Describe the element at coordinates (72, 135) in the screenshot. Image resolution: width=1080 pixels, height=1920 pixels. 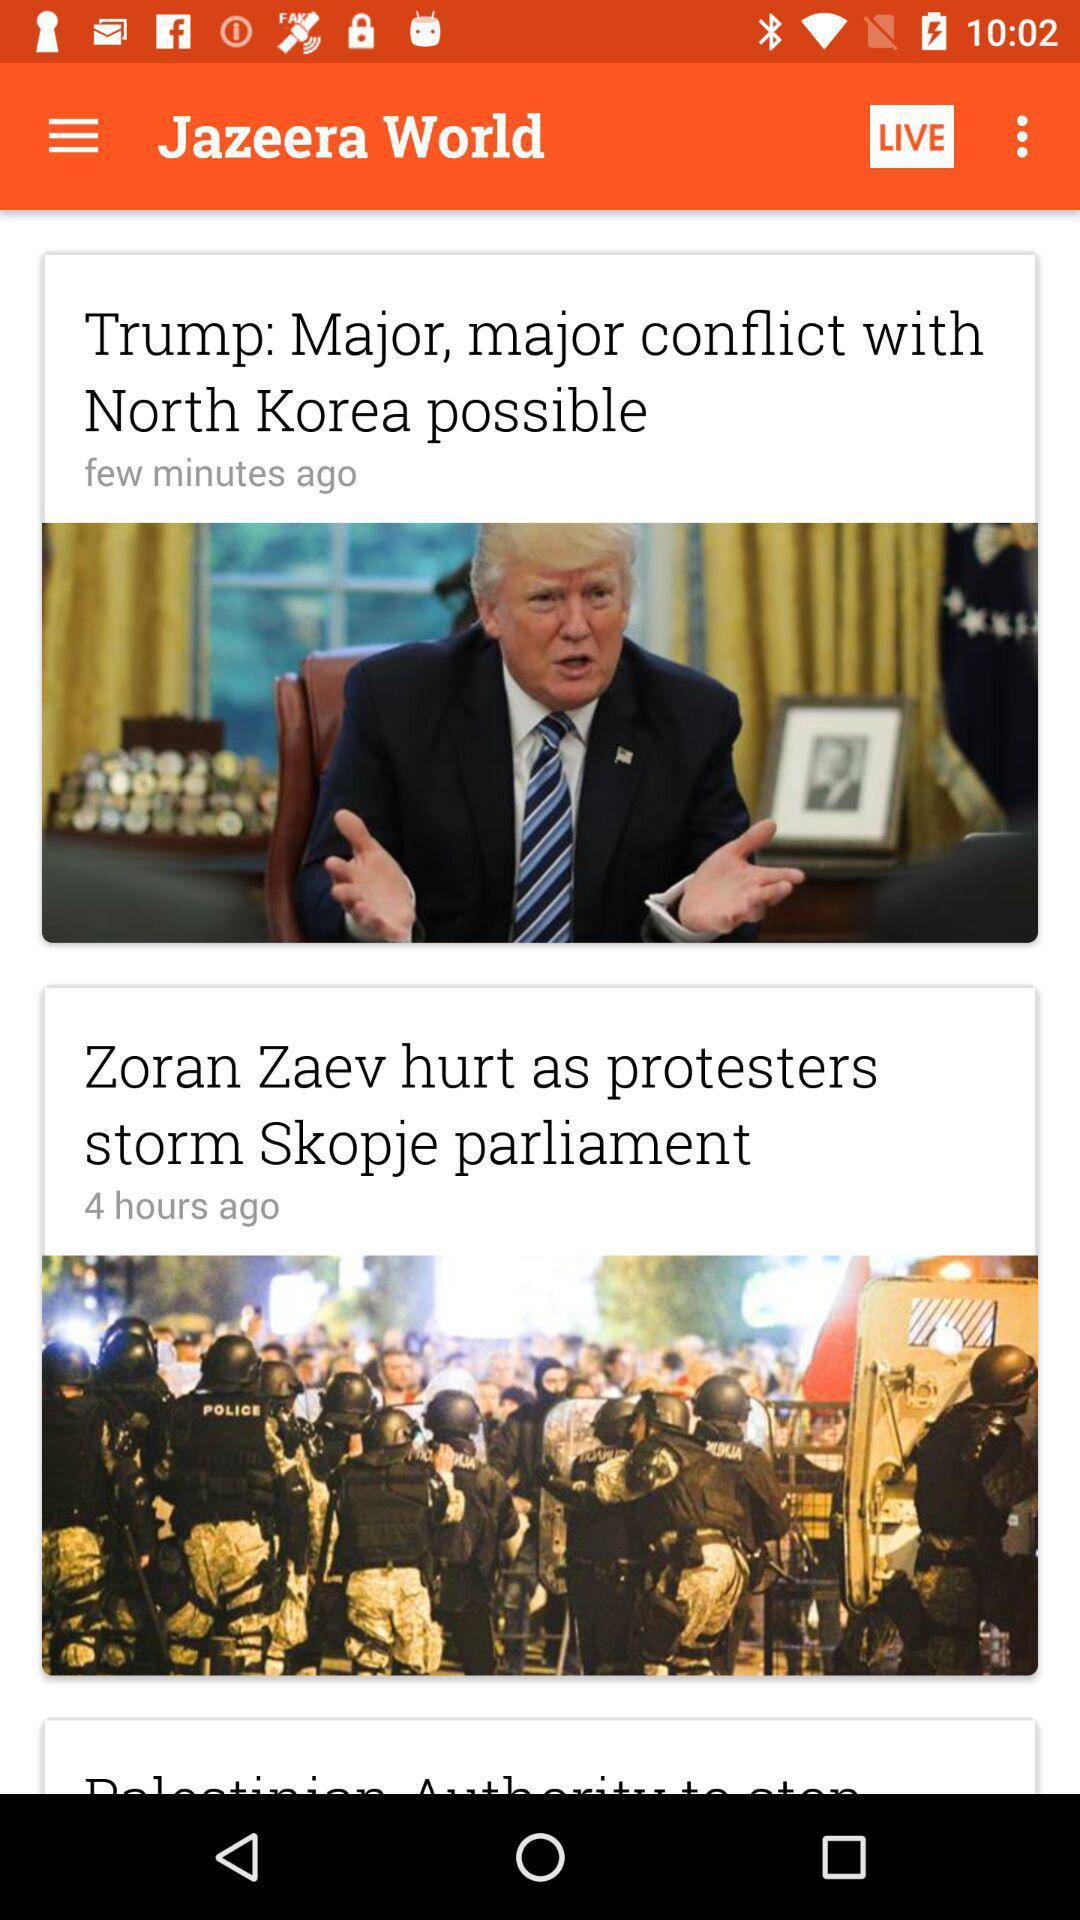
I see `display more options` at that location.